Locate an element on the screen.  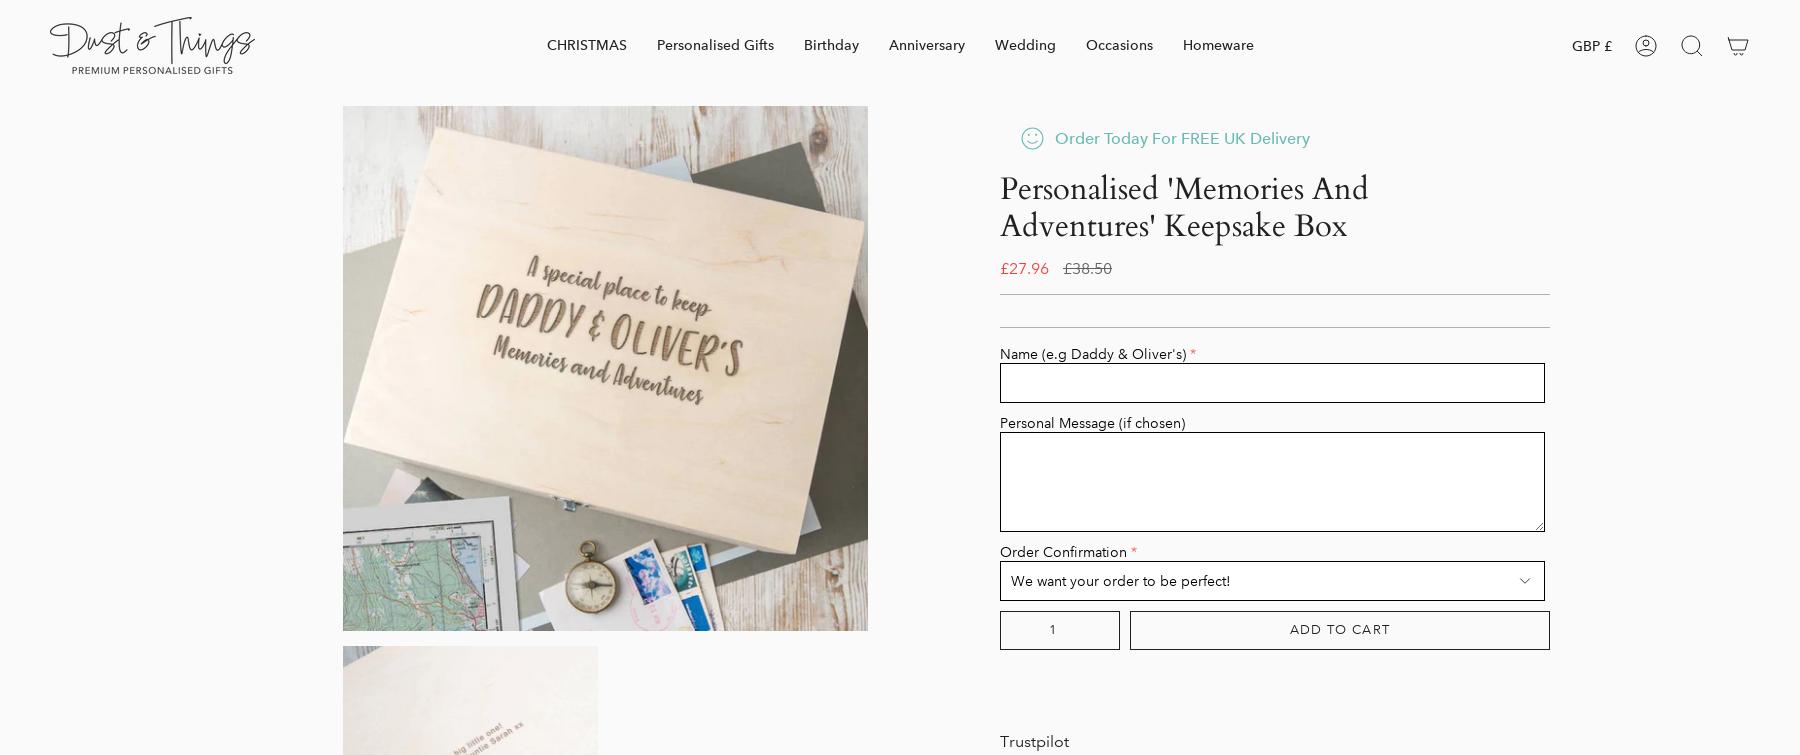
'Made from: Pine Wood' is located at coordinates (1085, 128).